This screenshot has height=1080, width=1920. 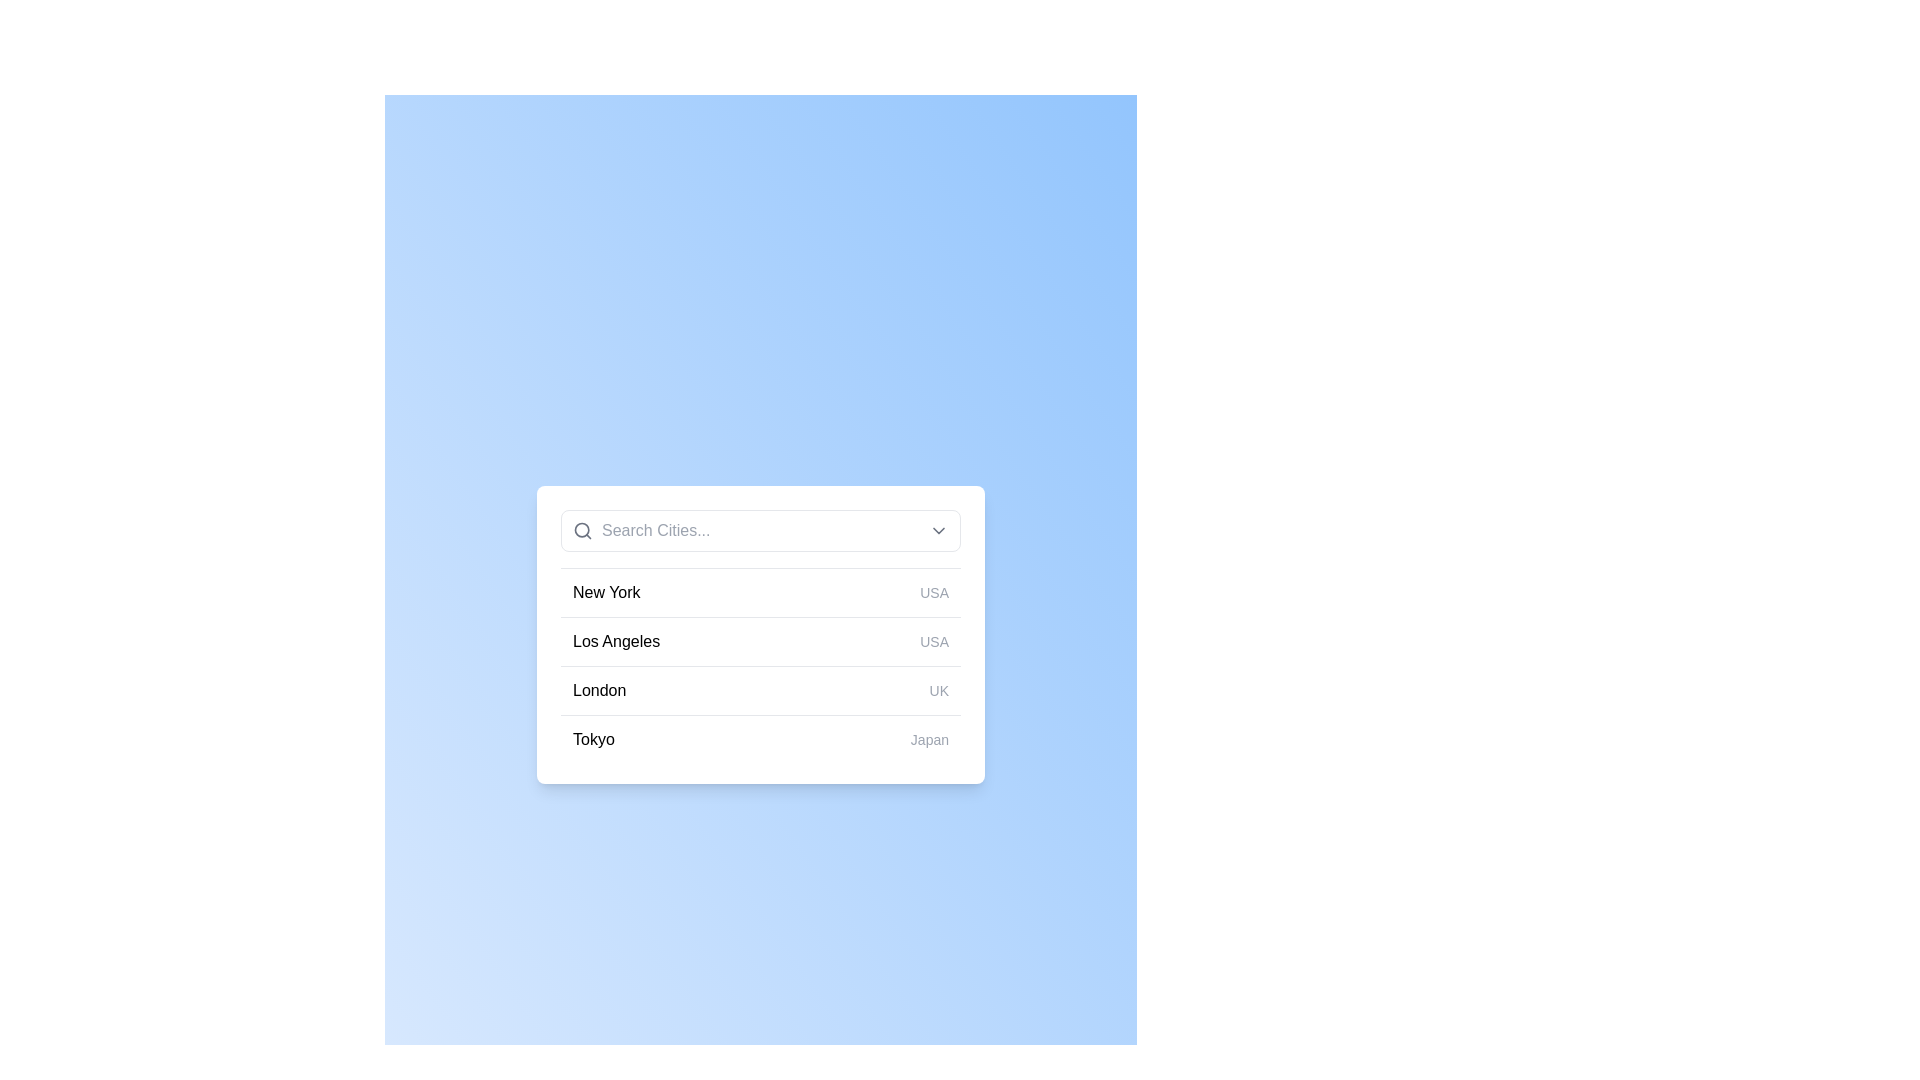 What do you see at coordinates (605, 592) in the screenshot?
I see `the 'New York' text label, which is the first selectable option in the dropdown list` at bounding box center [605, 592].